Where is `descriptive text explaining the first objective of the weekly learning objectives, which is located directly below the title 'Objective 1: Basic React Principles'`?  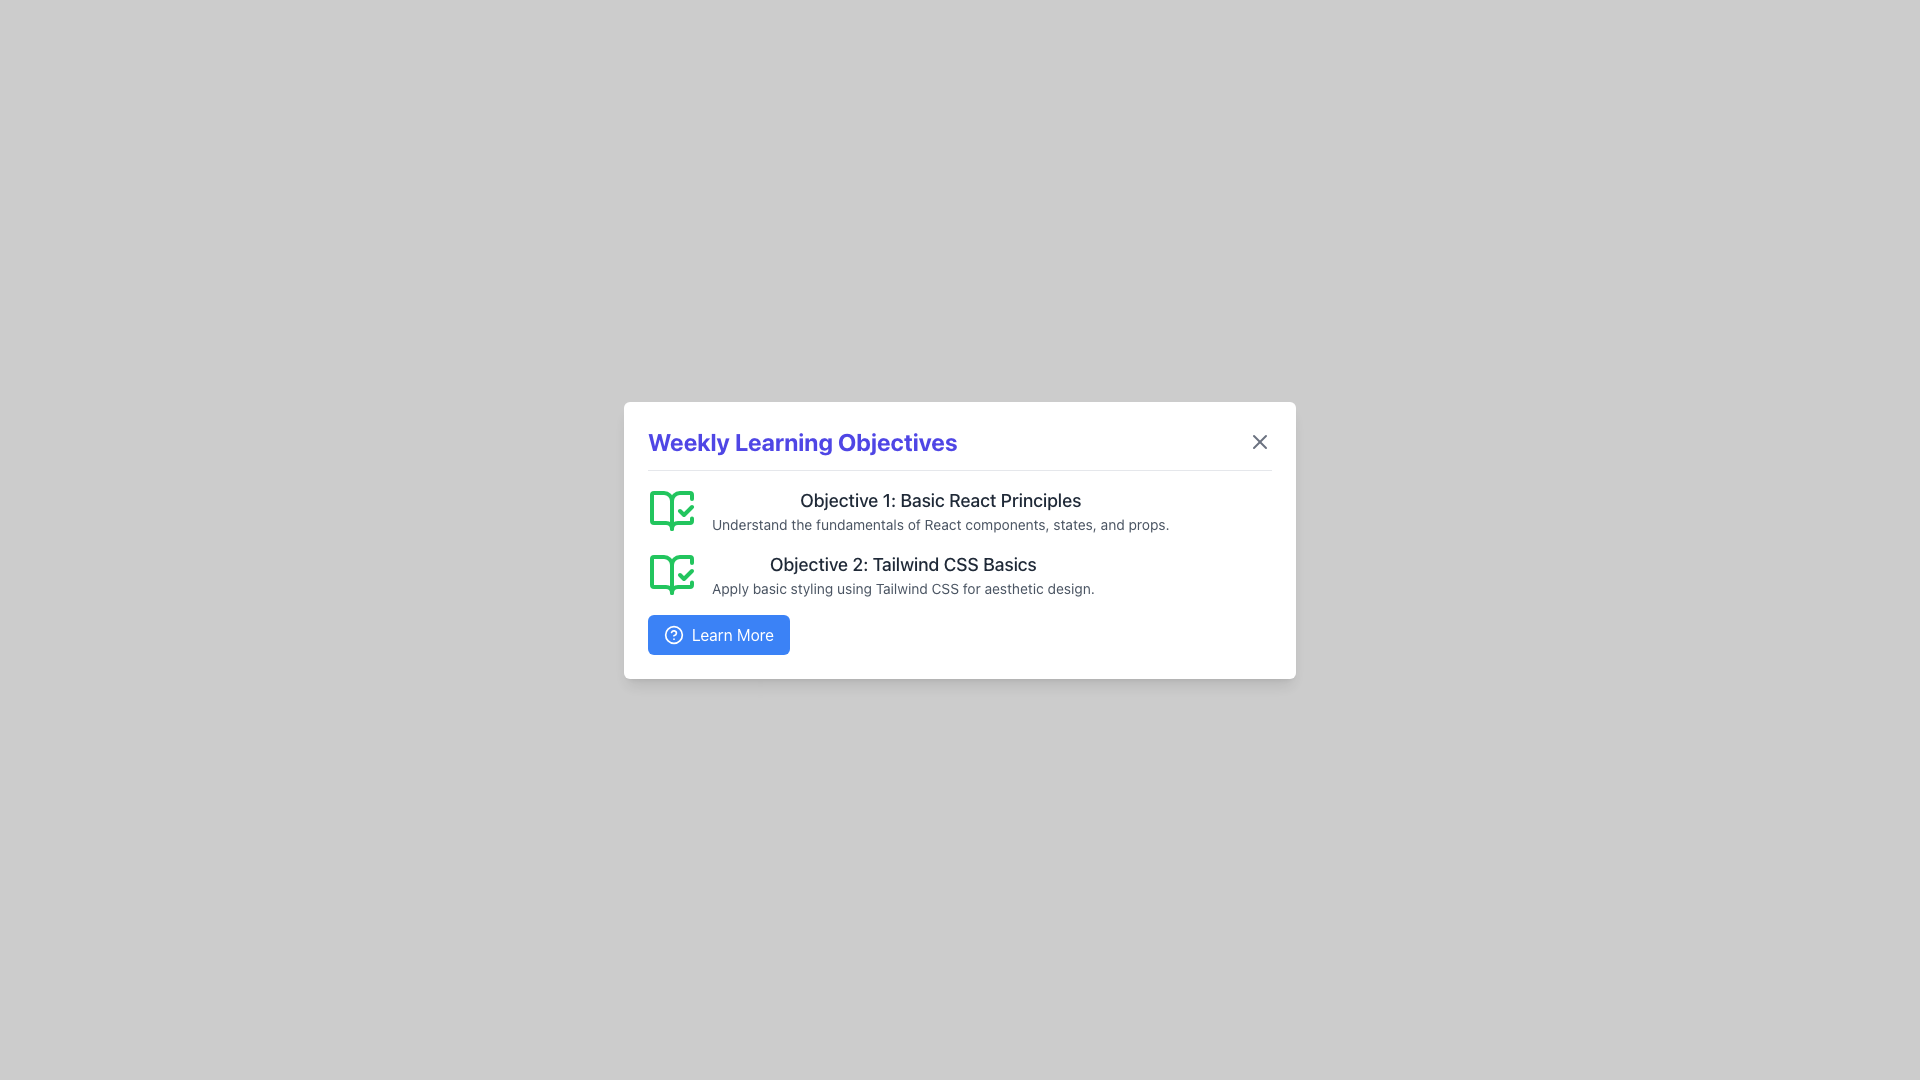
descriptive text explaining the first objective of the weekly learning objectives, which is located directly below the title 'Objective 1: Basic React Principles' is located at coordinates (939, 523).